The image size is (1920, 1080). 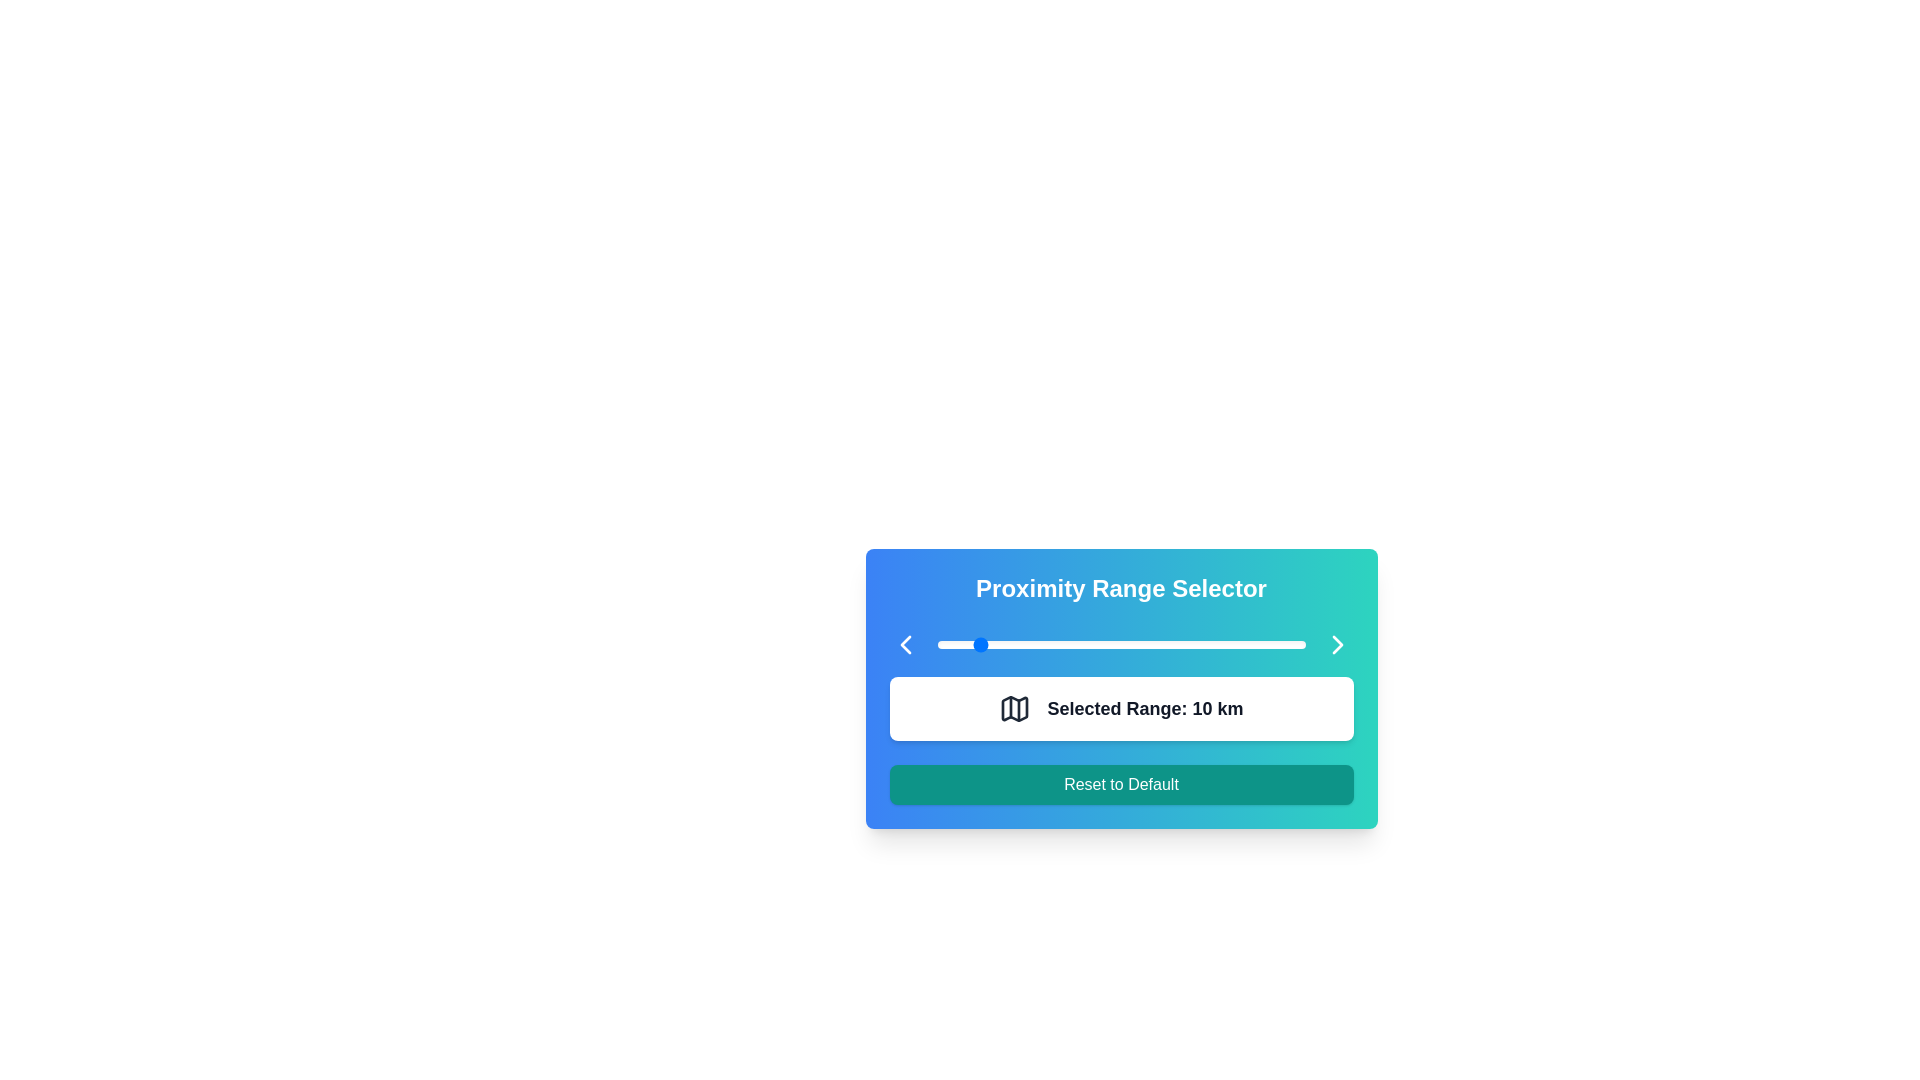 What do you see at coordinates (1260, 644) in the screenshot?
I see `proximity range` at bounding box center [1260, 644].